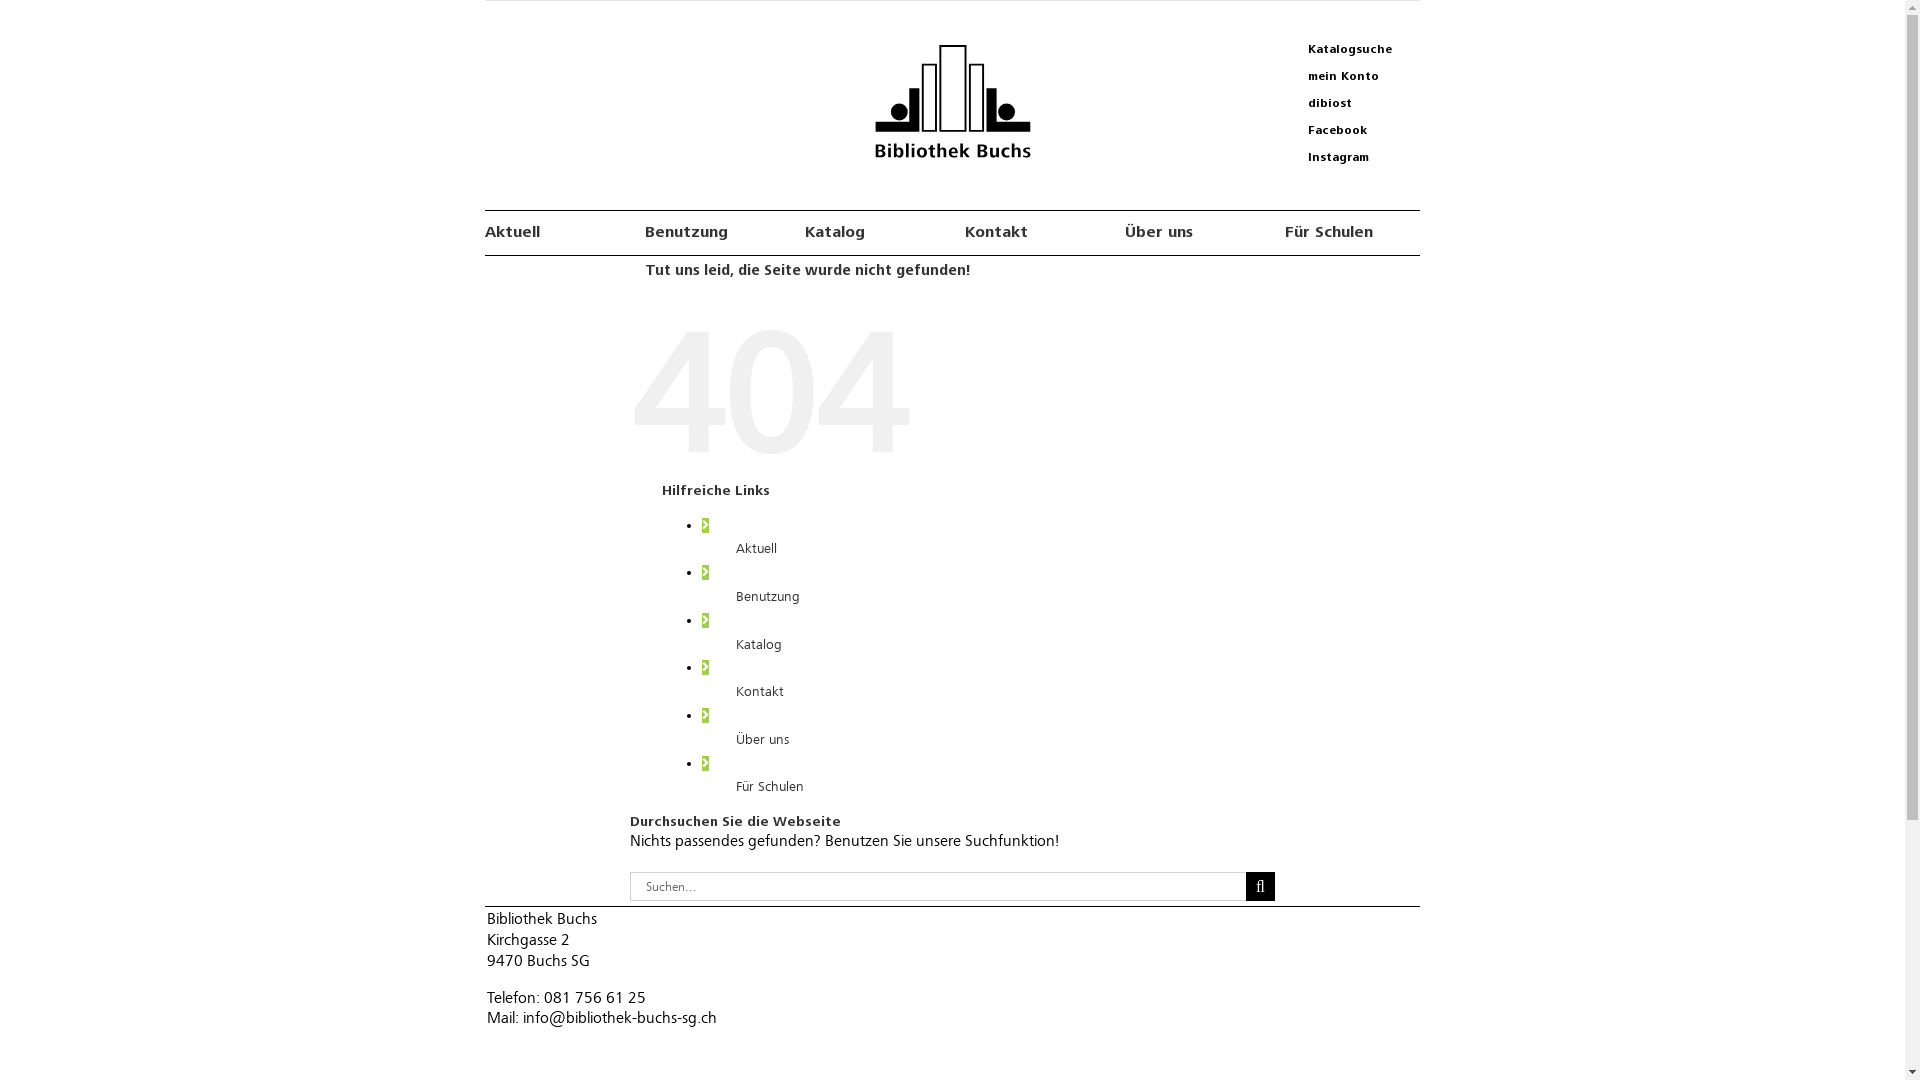 The height and width of the screenshot is (1080, 1920). I want to click on '081 756 61 25', so click(594, 998).